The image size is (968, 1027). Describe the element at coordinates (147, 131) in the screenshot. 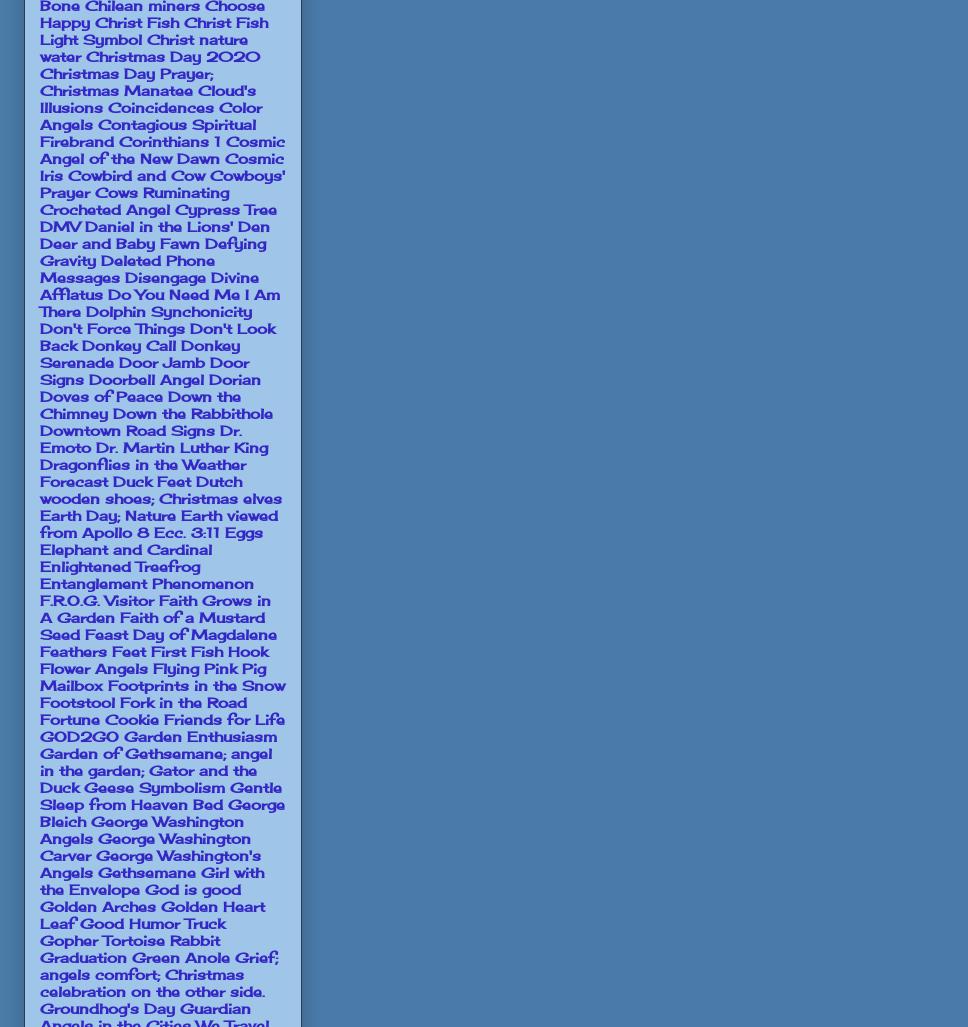

I see `'Contagious Spiritual Firebrand'` at that location.